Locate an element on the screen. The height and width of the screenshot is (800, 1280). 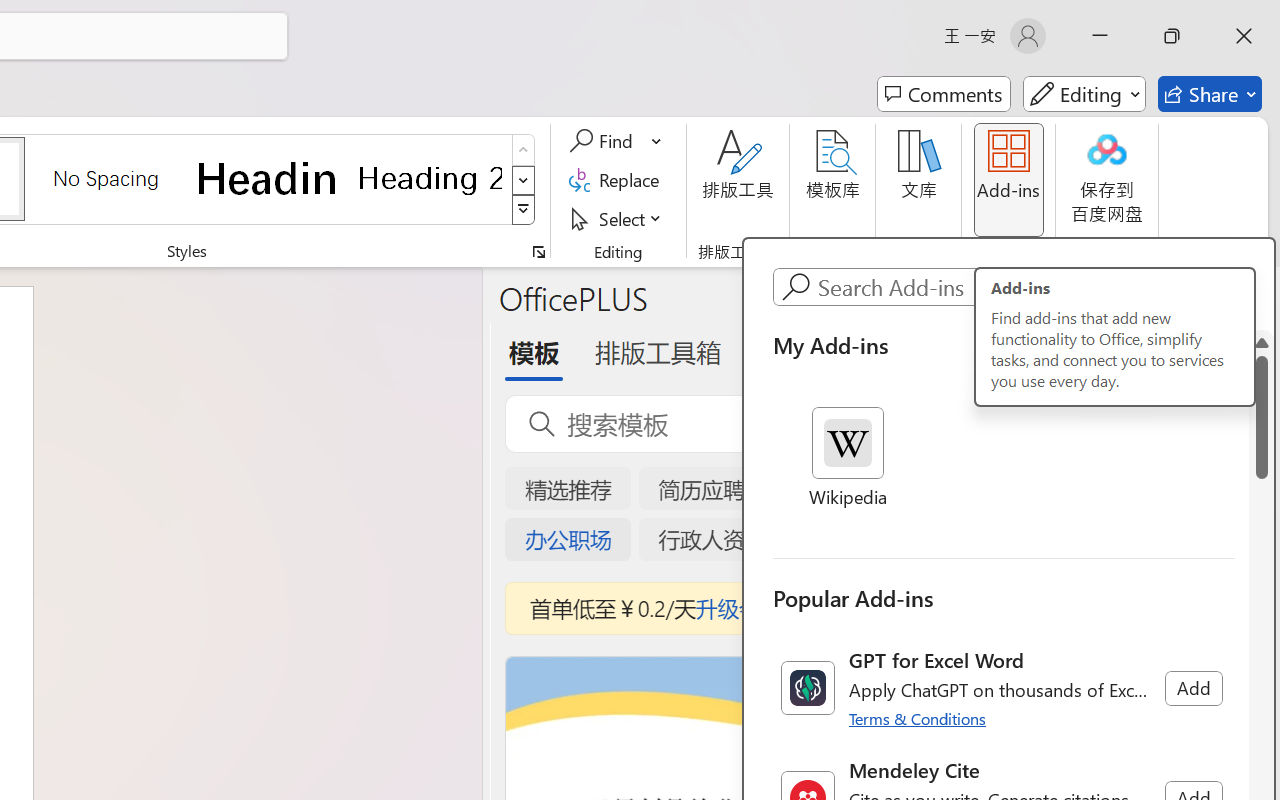
'Share' is located at coordinates (1209, 94).